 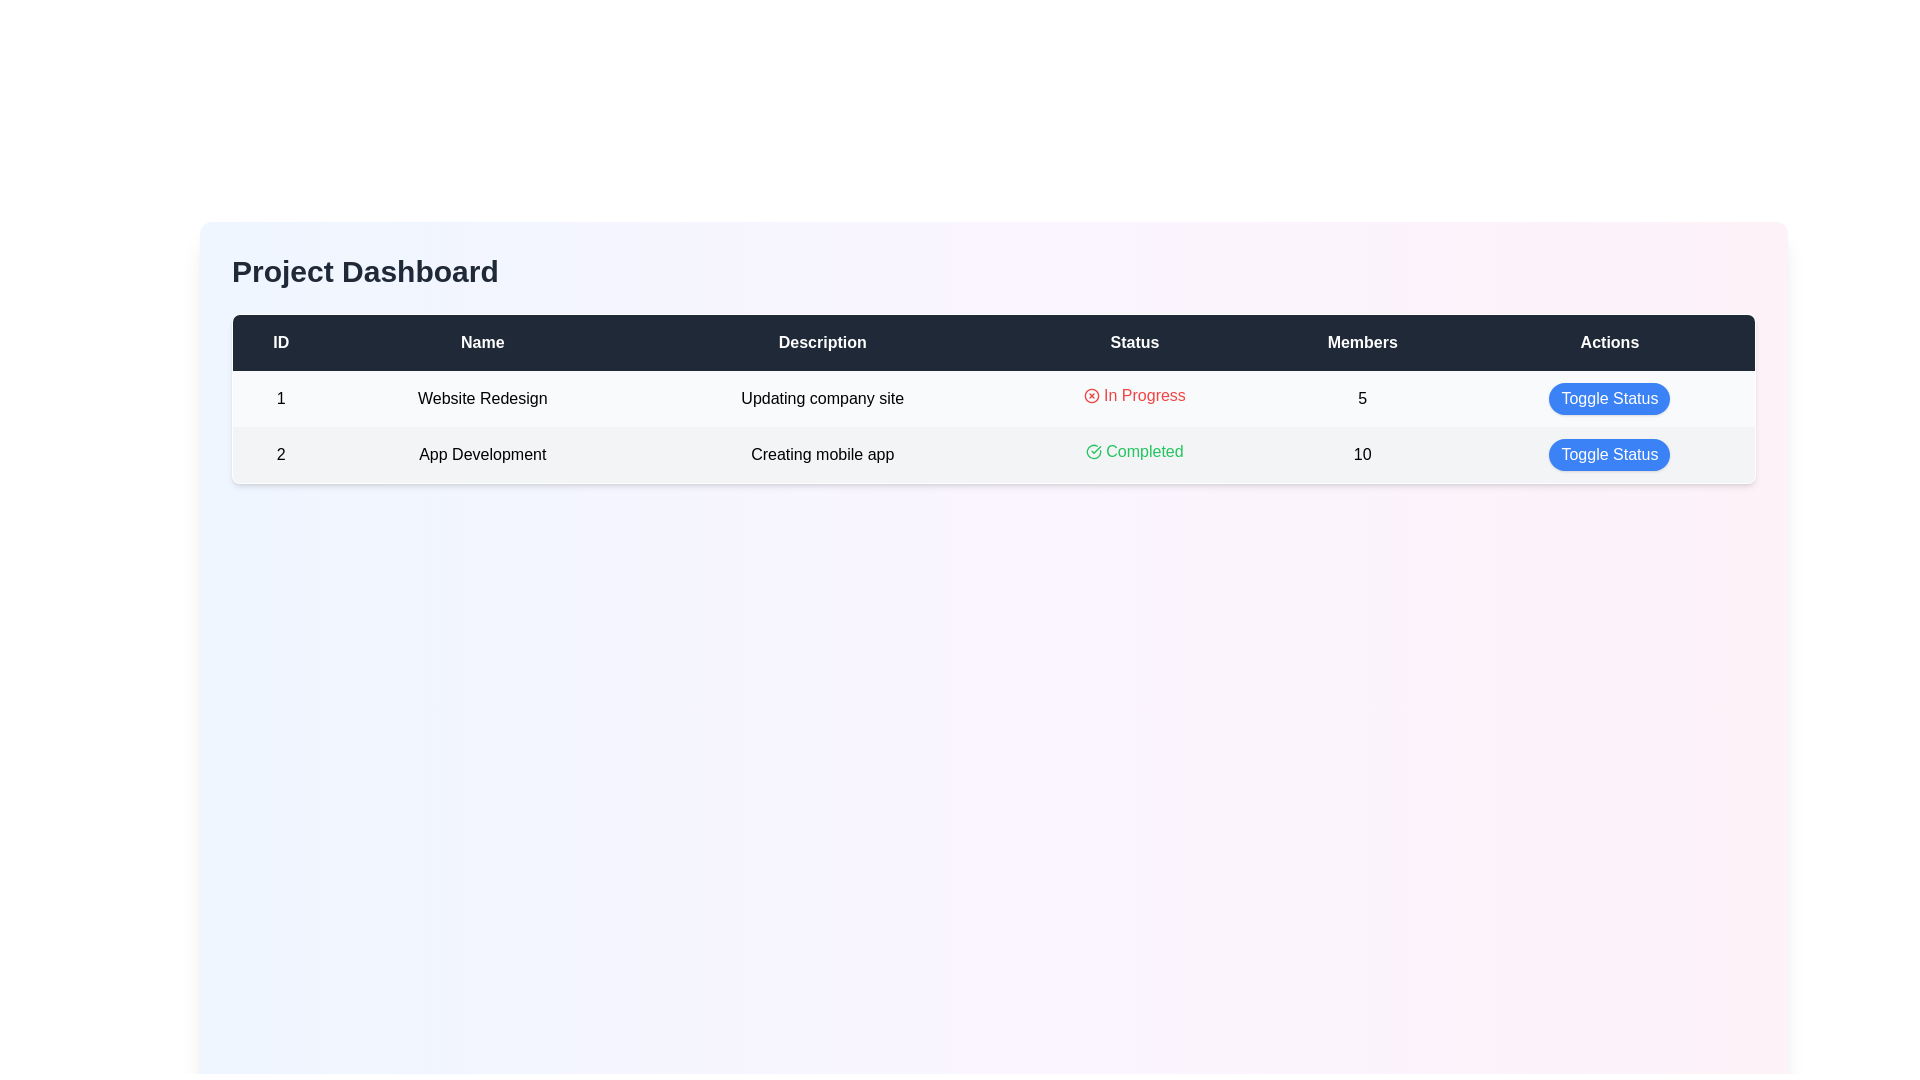 What do you see at coordinates (482, 455) in the screenshot?
I see `the Static Label displaying 'App Development', which is the second item in the 'Name' column of the project information table` at bounding box center [482, 455].